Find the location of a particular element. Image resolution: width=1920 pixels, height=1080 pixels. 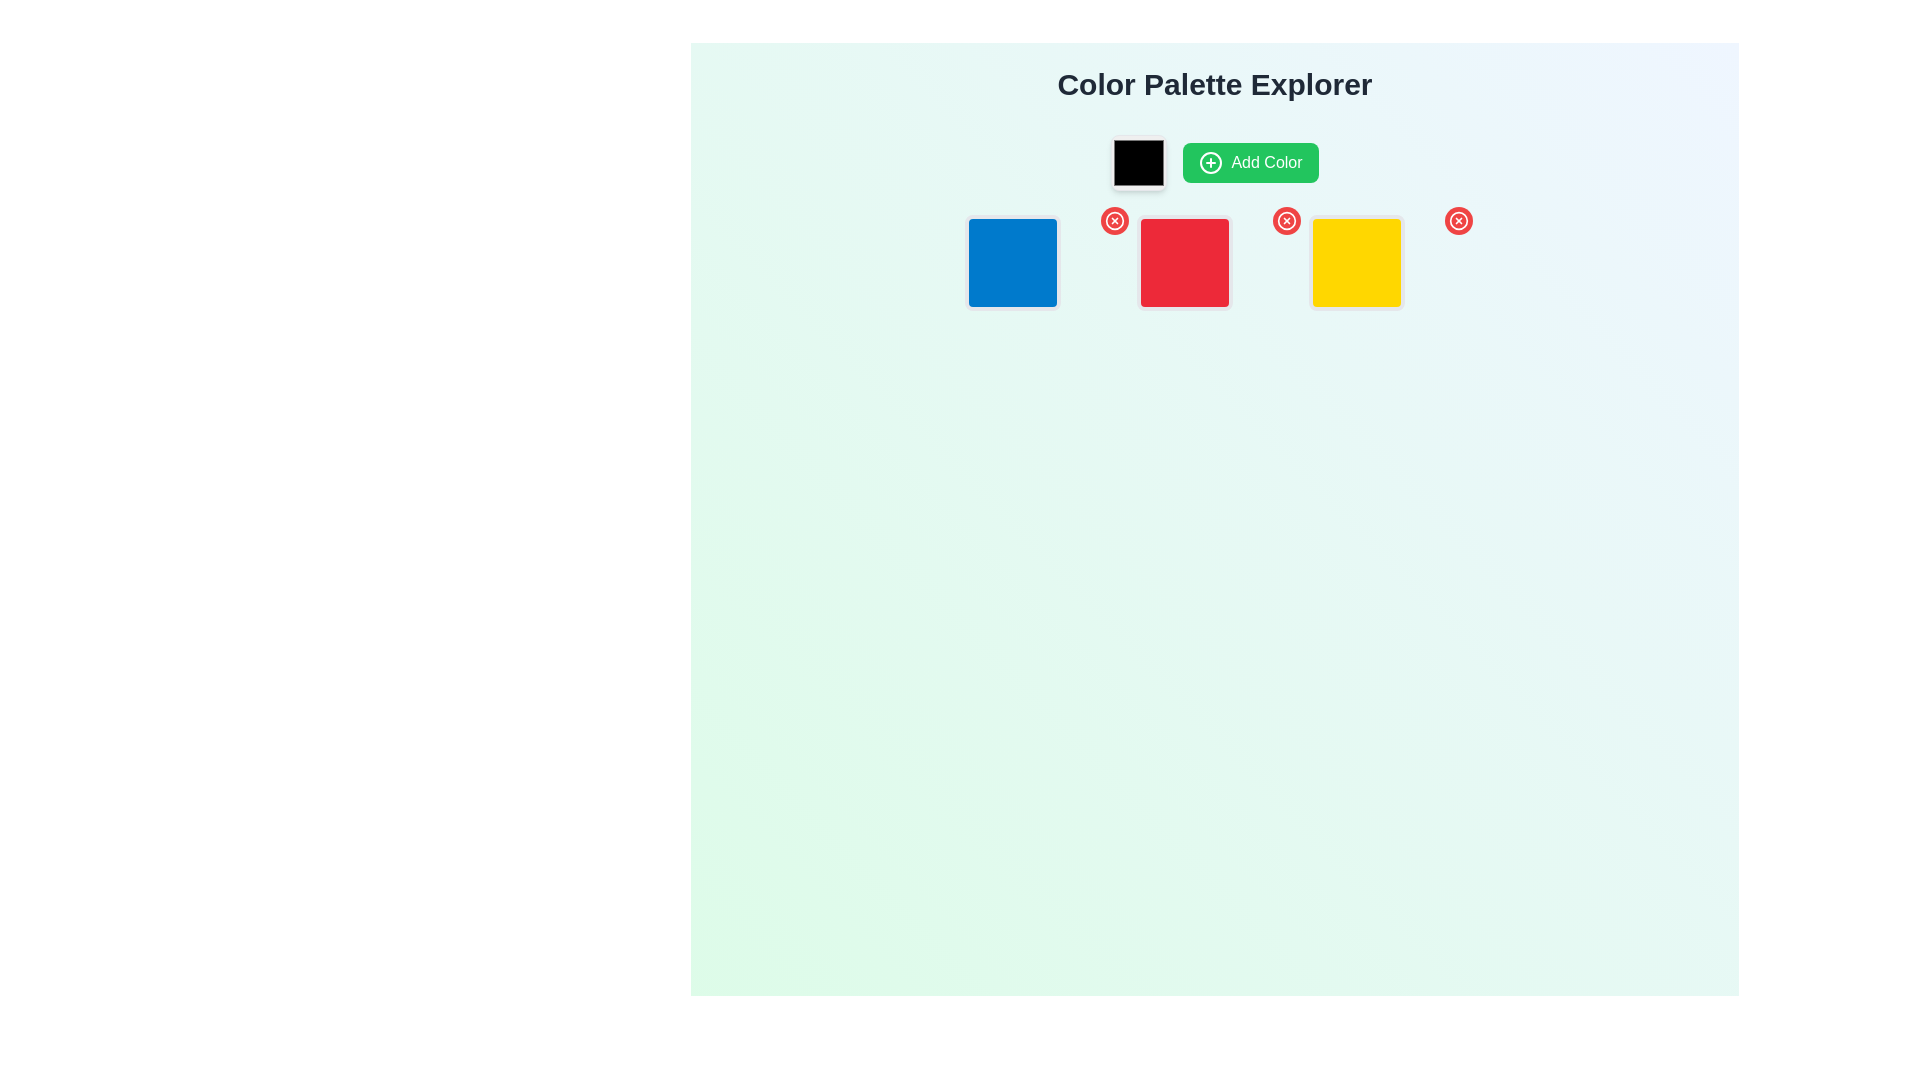

the 'Add Color' button, which features a green background, white text, and a circular plus icon, to observe the hover effect is located at coordinates (1250, 161).